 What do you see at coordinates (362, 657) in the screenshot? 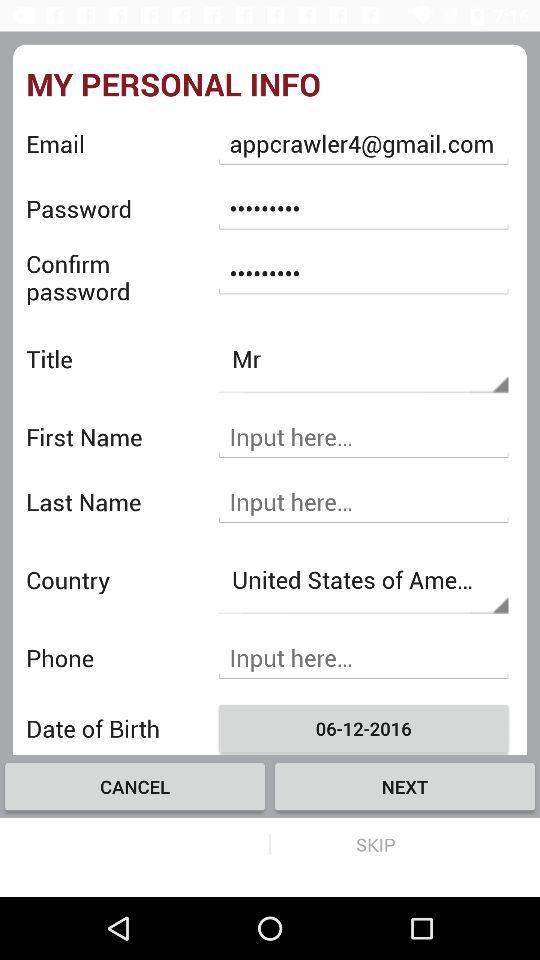
I see `the phone number` at bounding box center [362, 657].